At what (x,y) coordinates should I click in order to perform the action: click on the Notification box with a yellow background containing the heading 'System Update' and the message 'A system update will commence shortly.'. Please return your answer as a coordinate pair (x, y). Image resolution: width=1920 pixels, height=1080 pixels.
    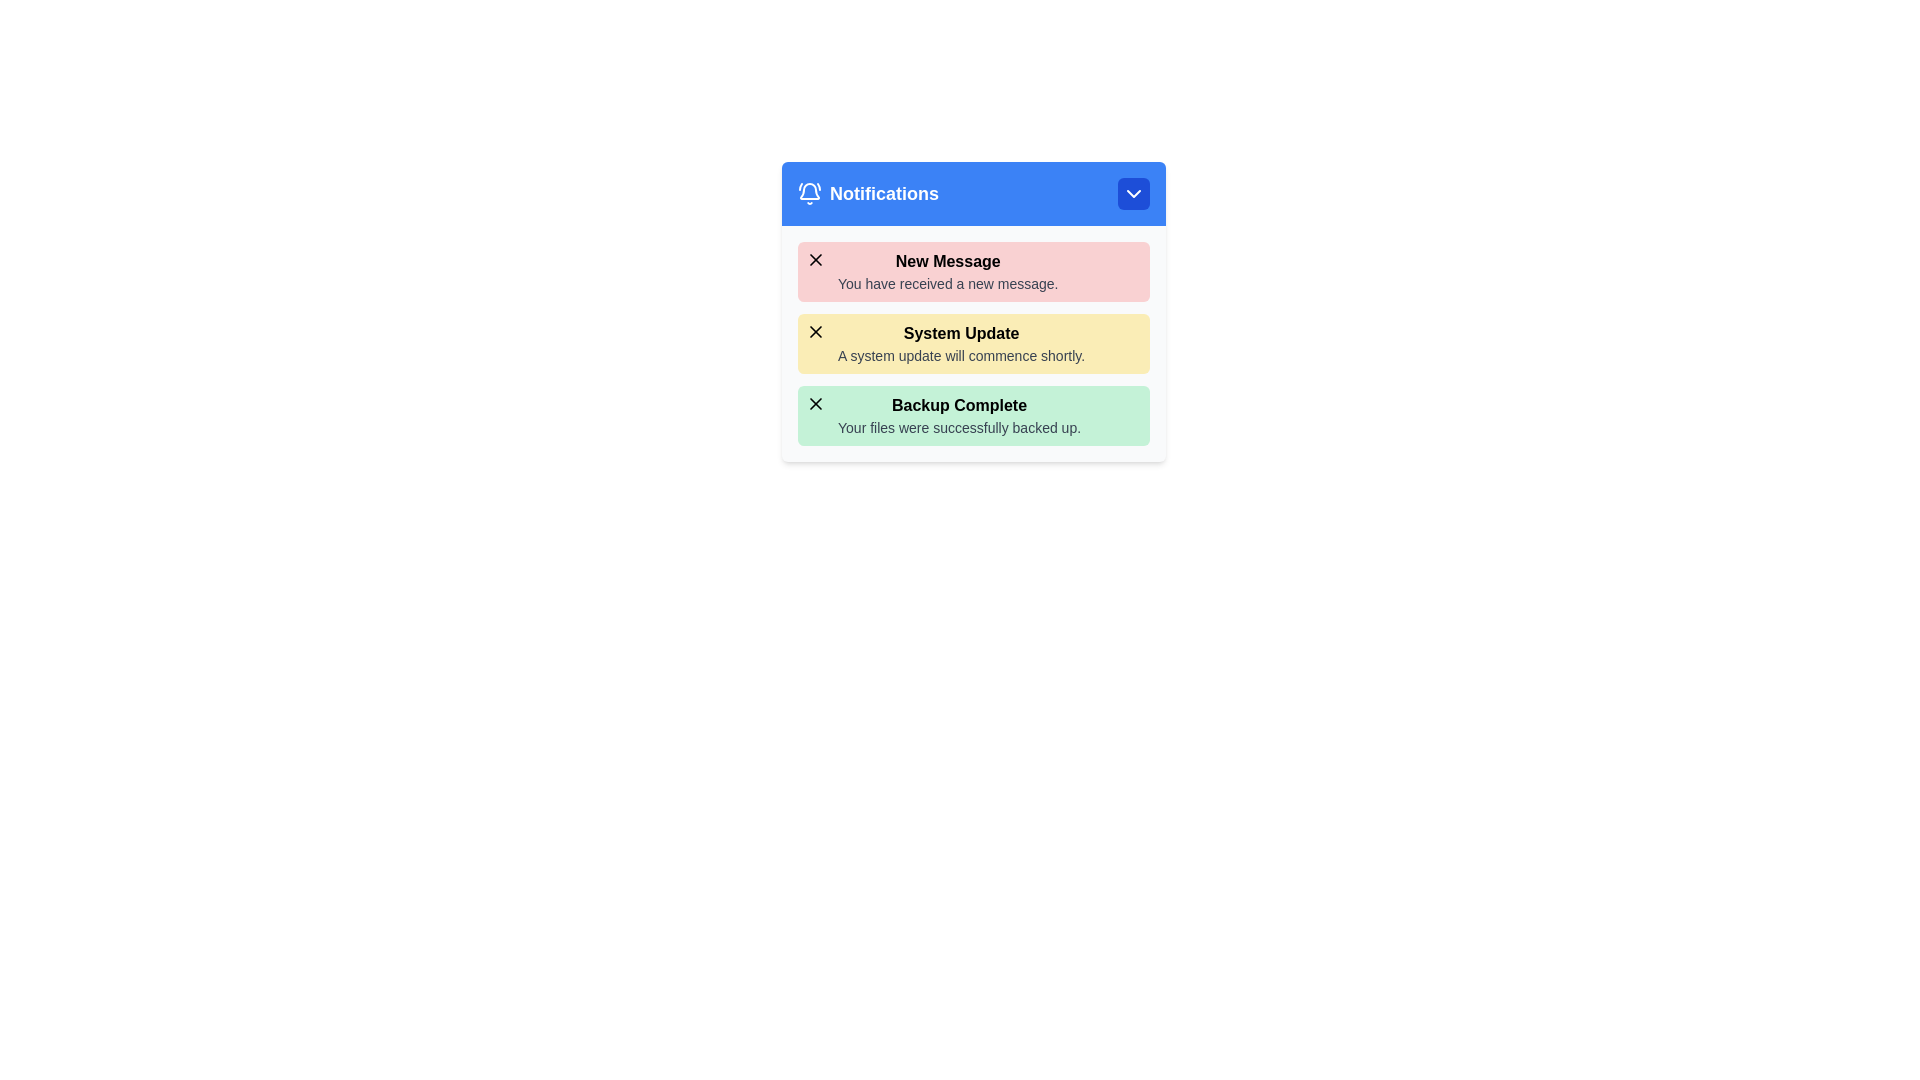
    Looking at the image, I should click on (974, 342).